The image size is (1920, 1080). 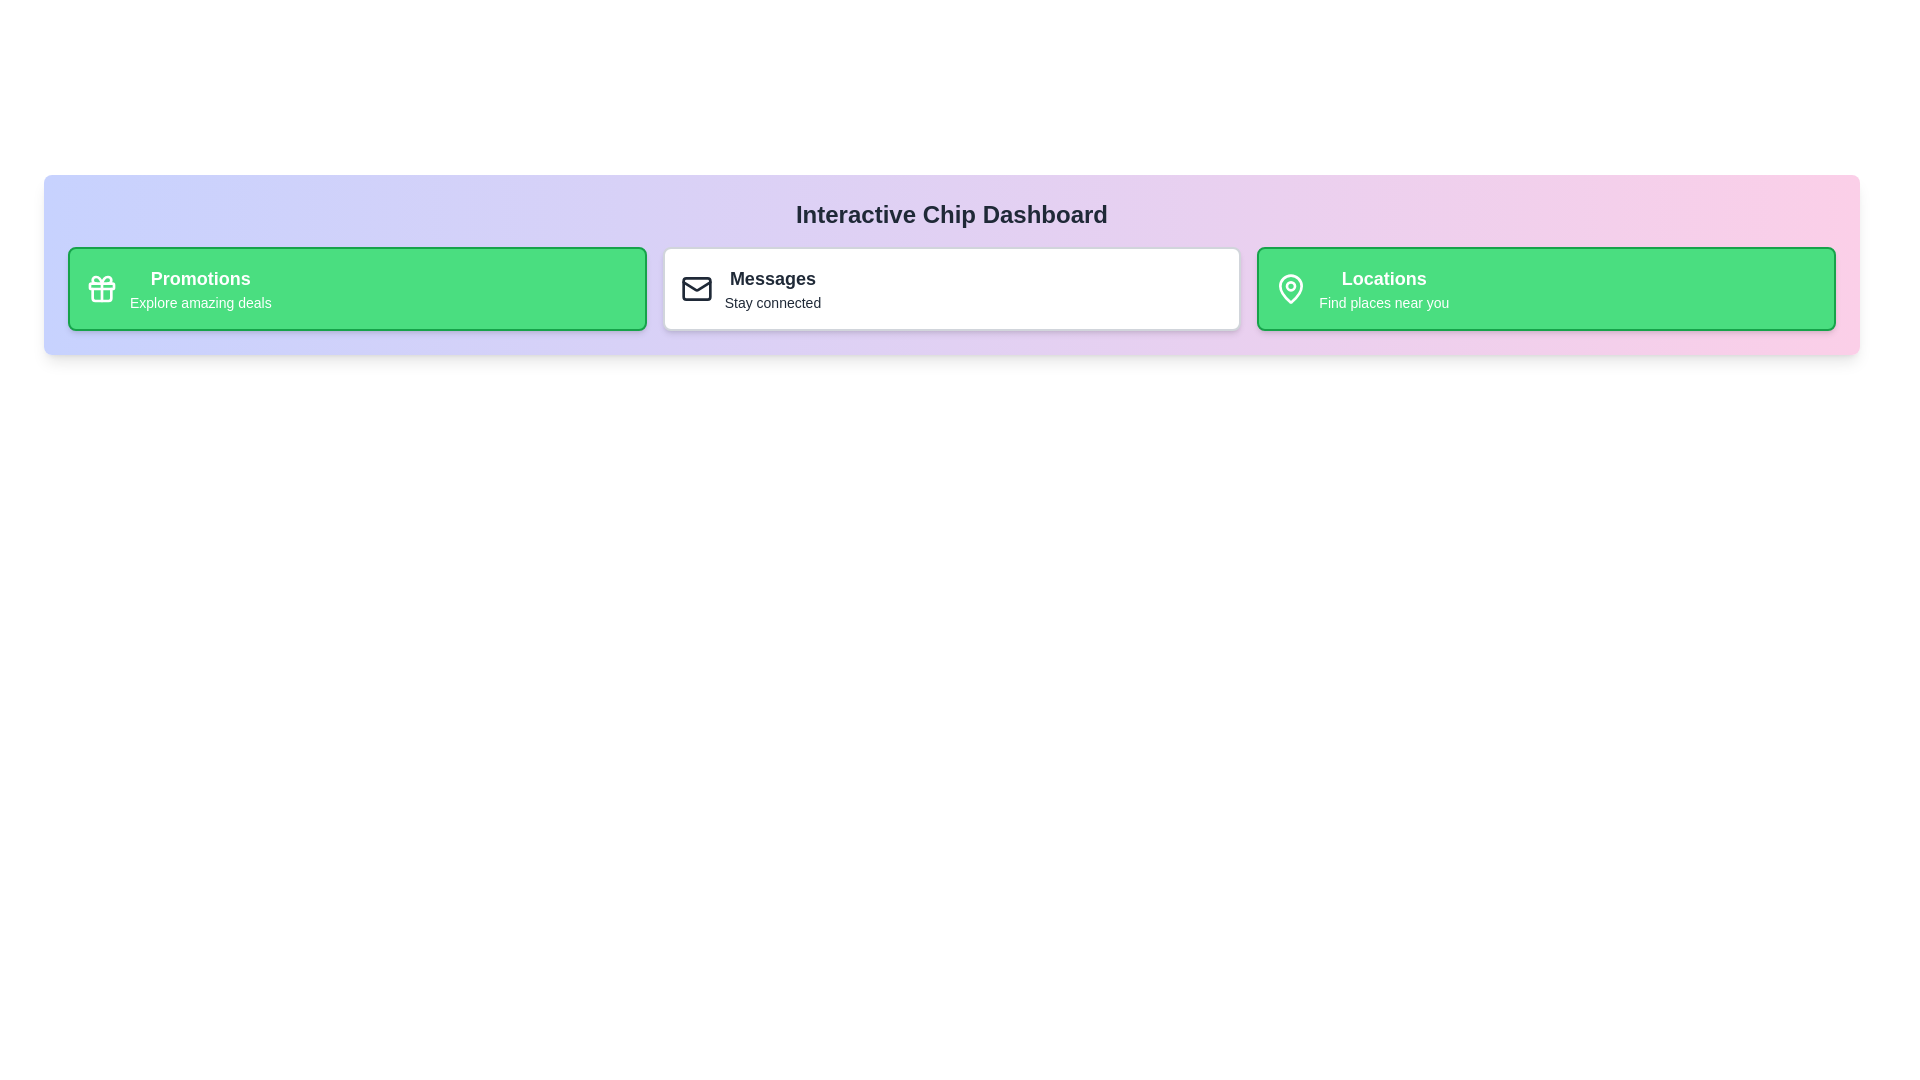 I want to click on the chip labeled Promotions to observe the hover effect, so click(x=356, y=289).